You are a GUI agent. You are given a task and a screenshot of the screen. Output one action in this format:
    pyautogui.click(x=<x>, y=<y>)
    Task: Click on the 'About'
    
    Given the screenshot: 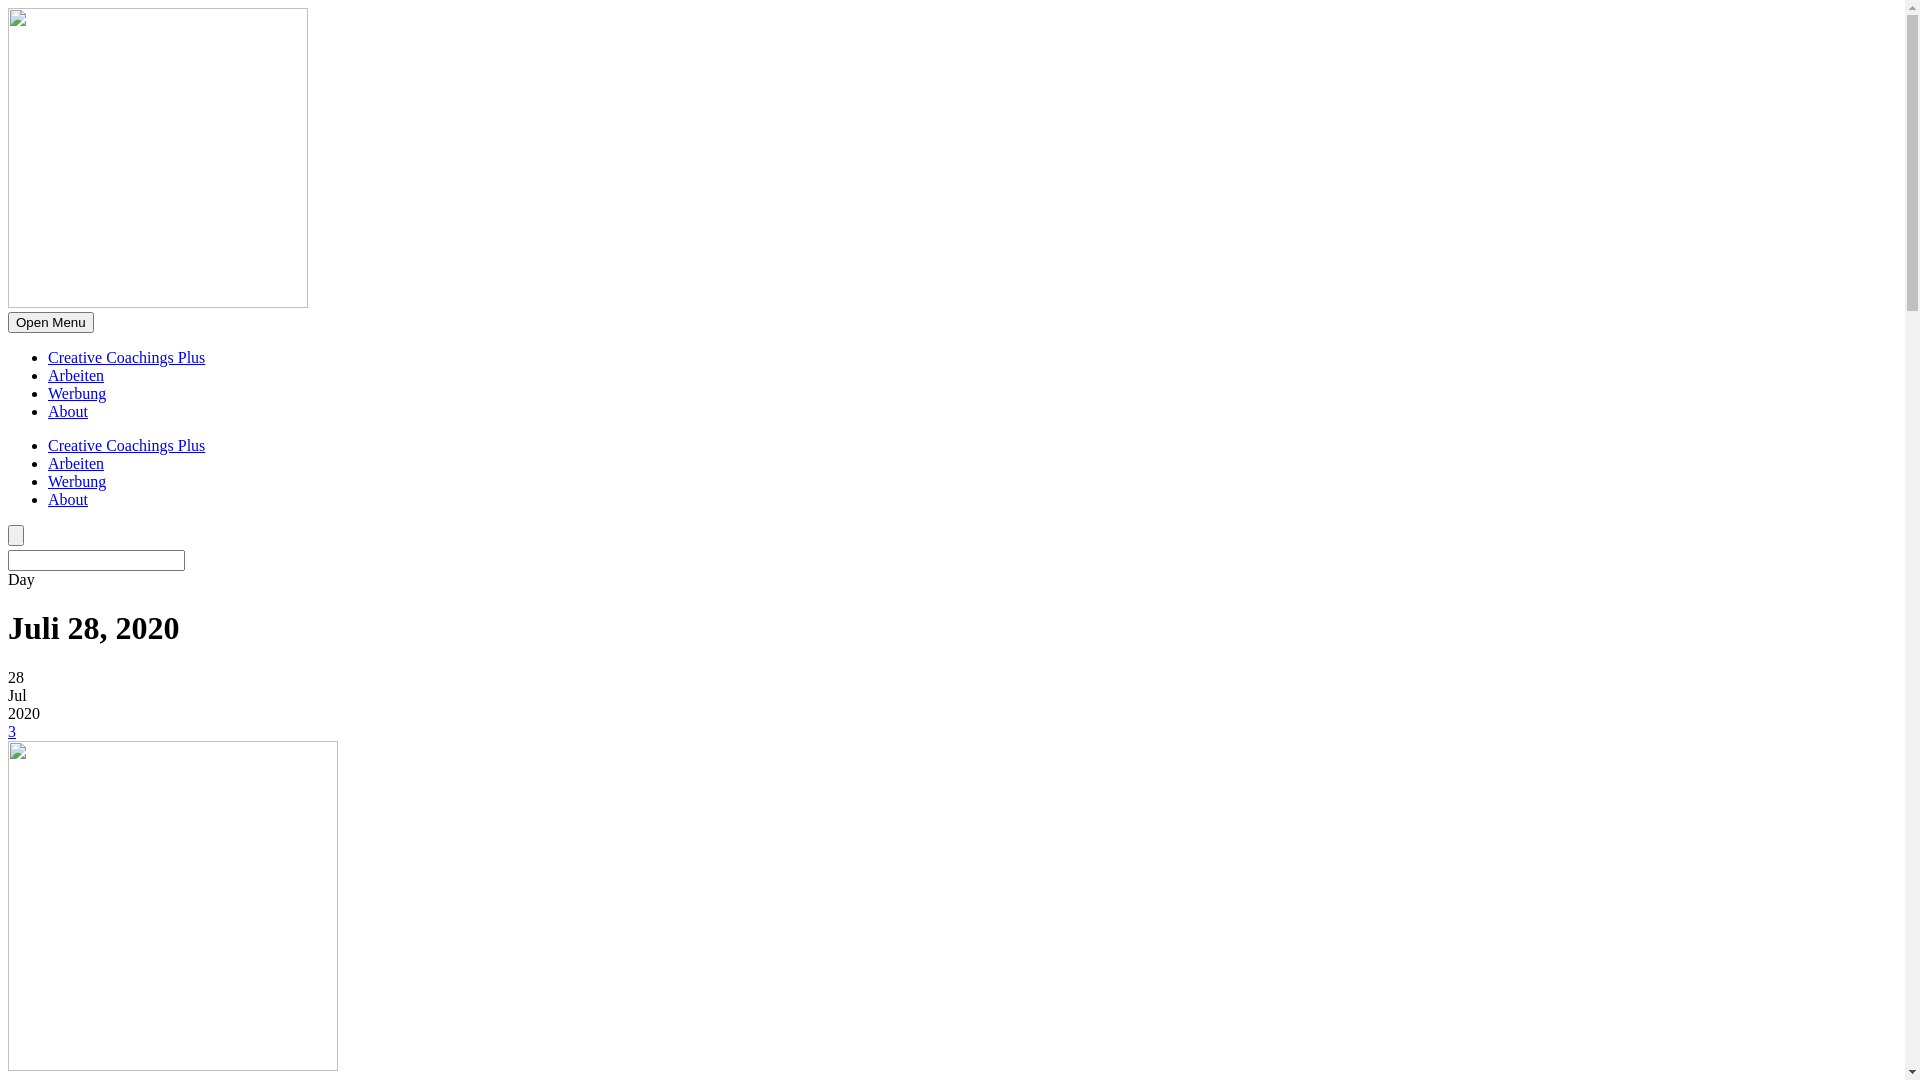 What is the action you would take?
    pyautogui.click(x=48, y=410)
    